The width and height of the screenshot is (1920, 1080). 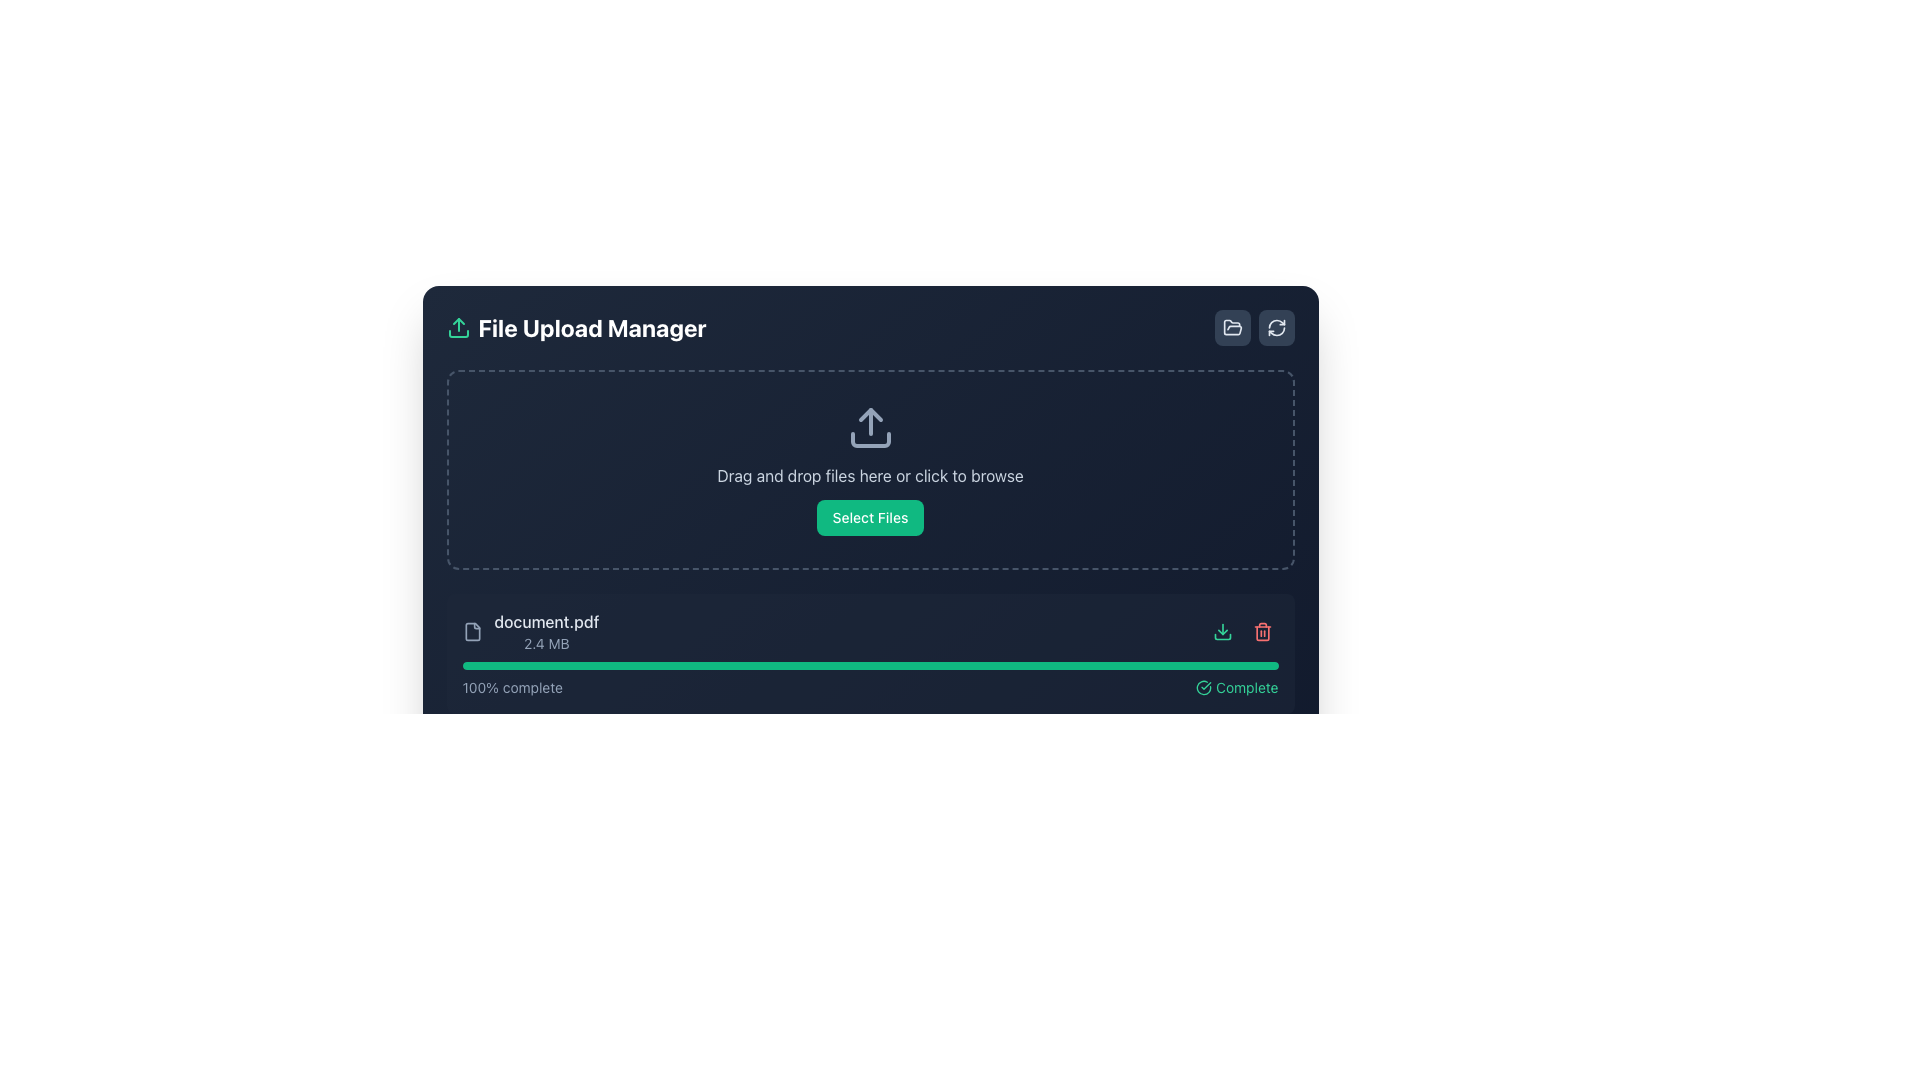 What do you see at coordinates (1253, 326) in the screenshot?
I see `the folder button in the Horizontal Button Group located in the top-right corner of the interface, slightly to the right of the heading 'File Upload Manager'` at bounding box center [1253, 326].